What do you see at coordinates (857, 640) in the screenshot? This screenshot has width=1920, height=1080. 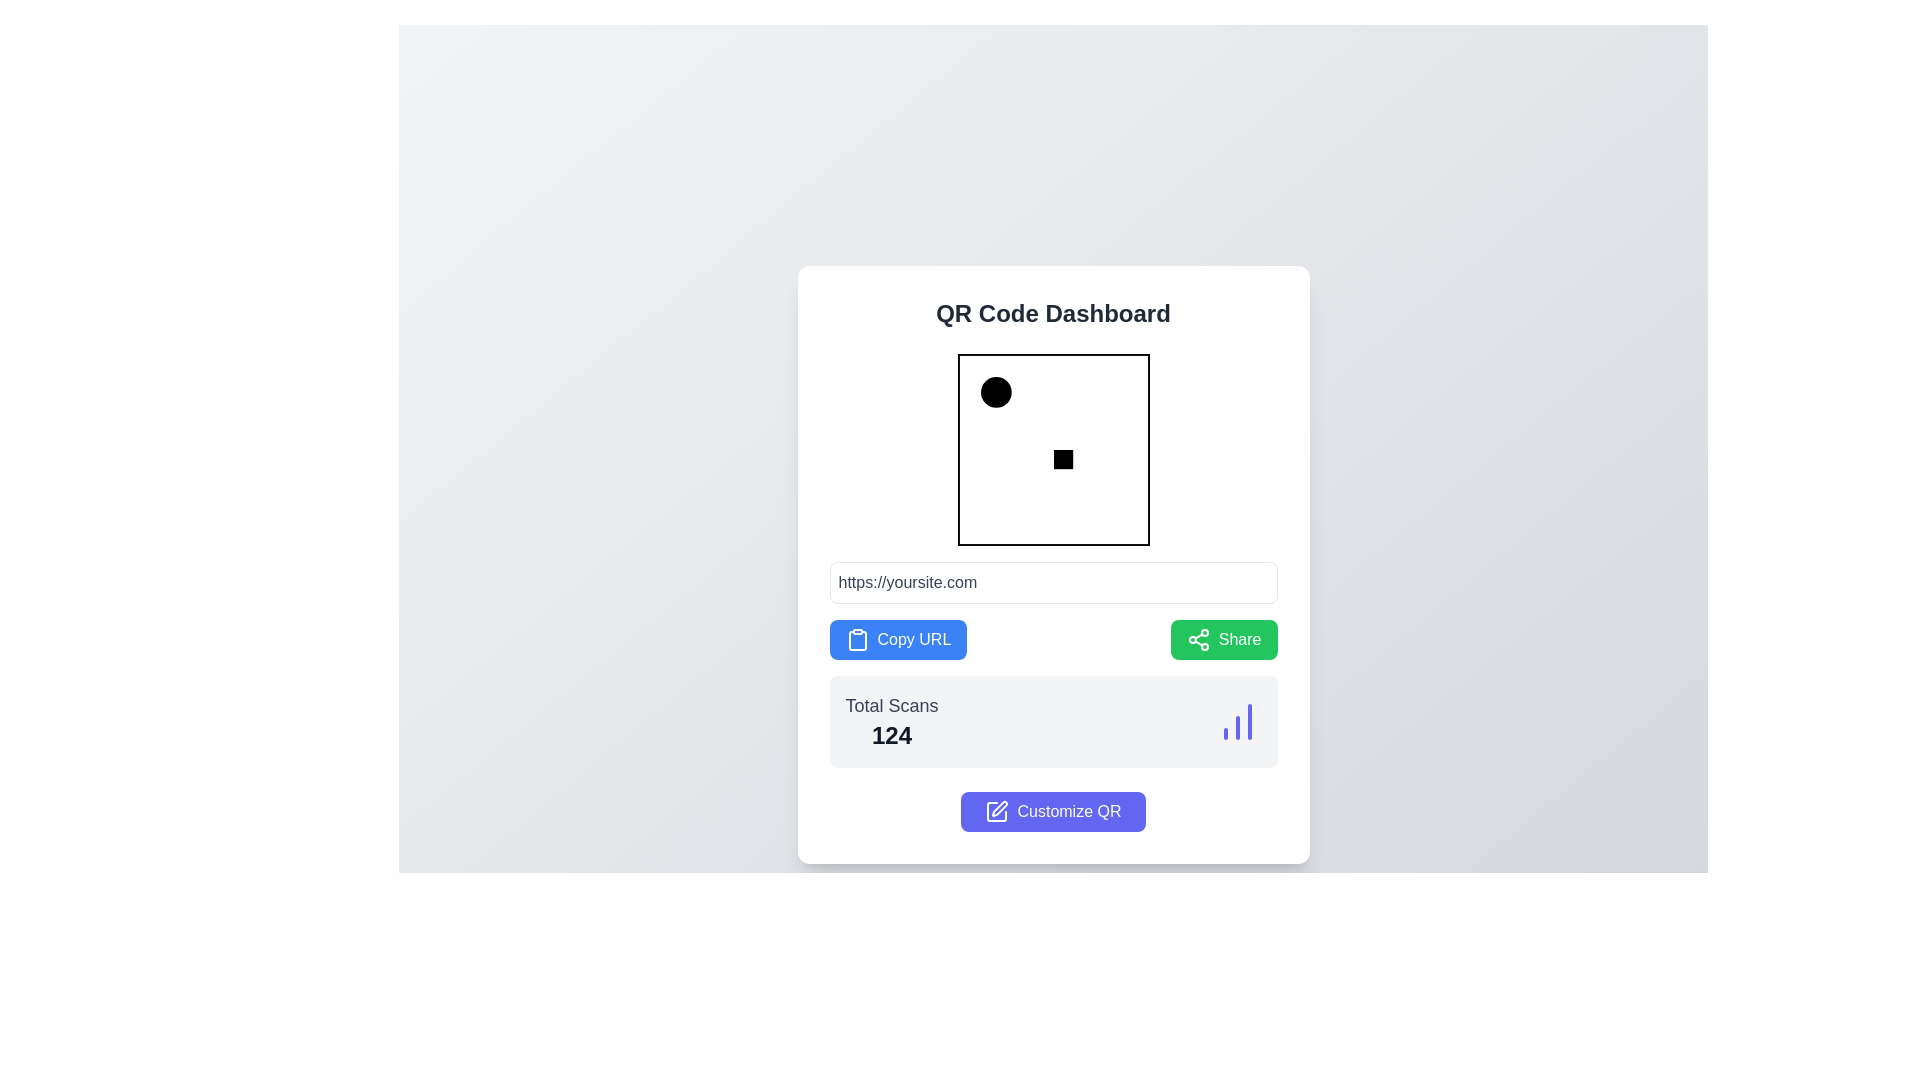 I see `the blue button labeled 'Copy URL' which contains the icon for copying a URL` at bounding box center [857, 640].